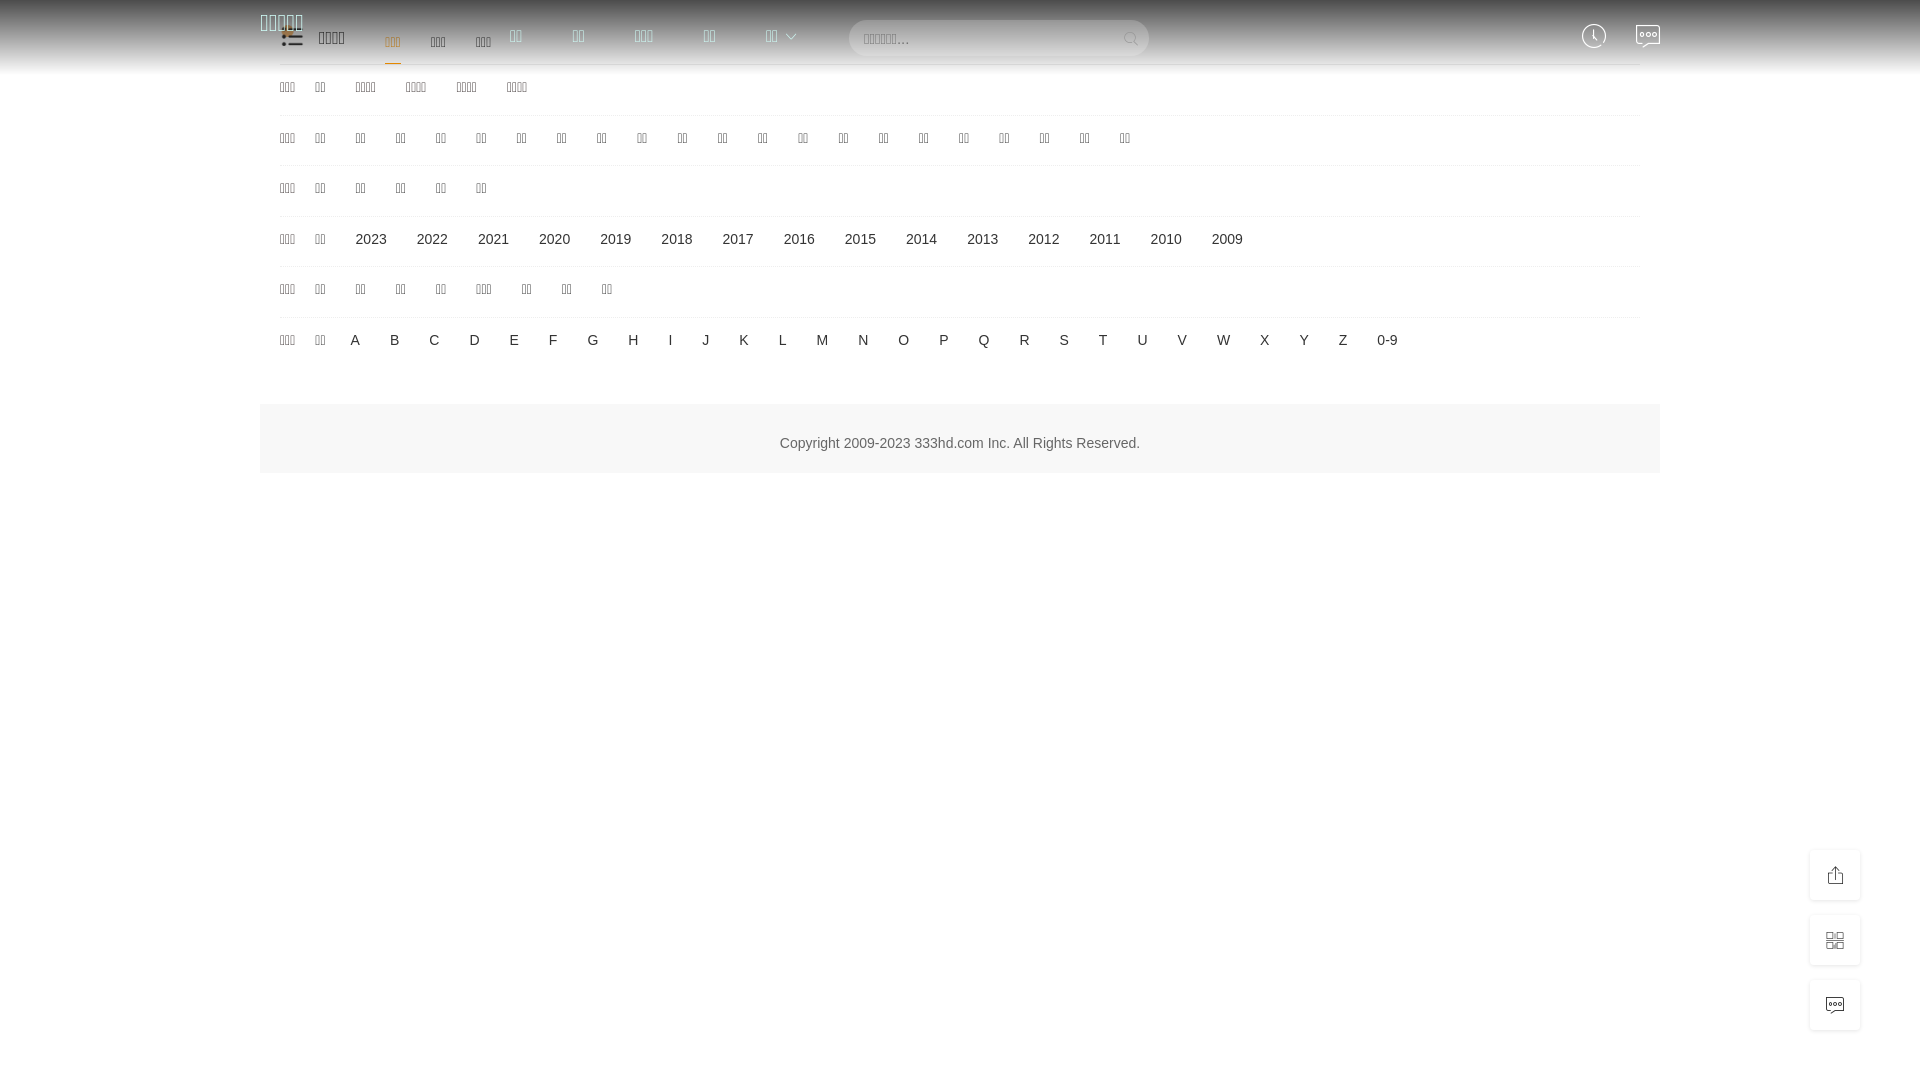 This screenshot has width=1920, height=1080. Describe the element at coordinates (622, 339) in the screenshot. I see `'H'` at that location.